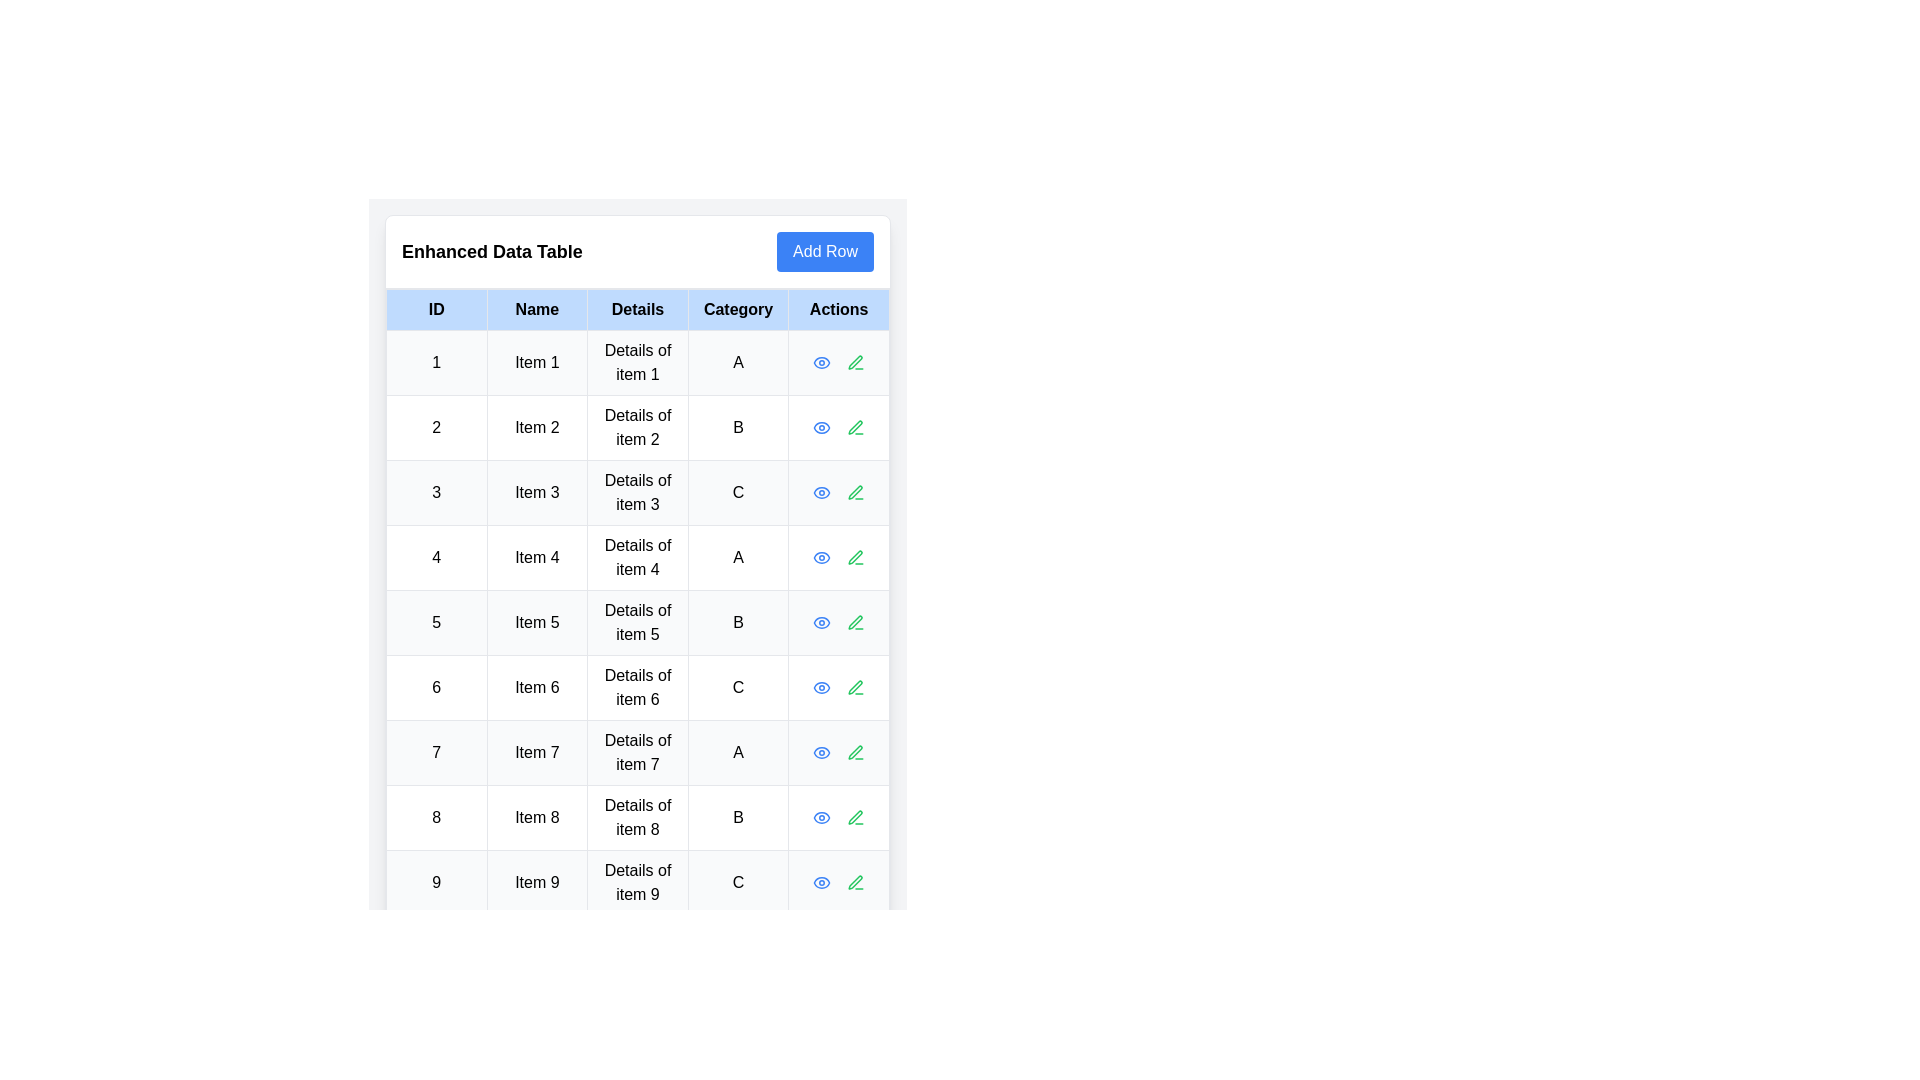 The image size is (1920, 1080). Describe the element at coordinates (856, 752) in the screenshot. I see `the edit icon button in the 'Actions' column of the table for 'Item 7'` at that location.